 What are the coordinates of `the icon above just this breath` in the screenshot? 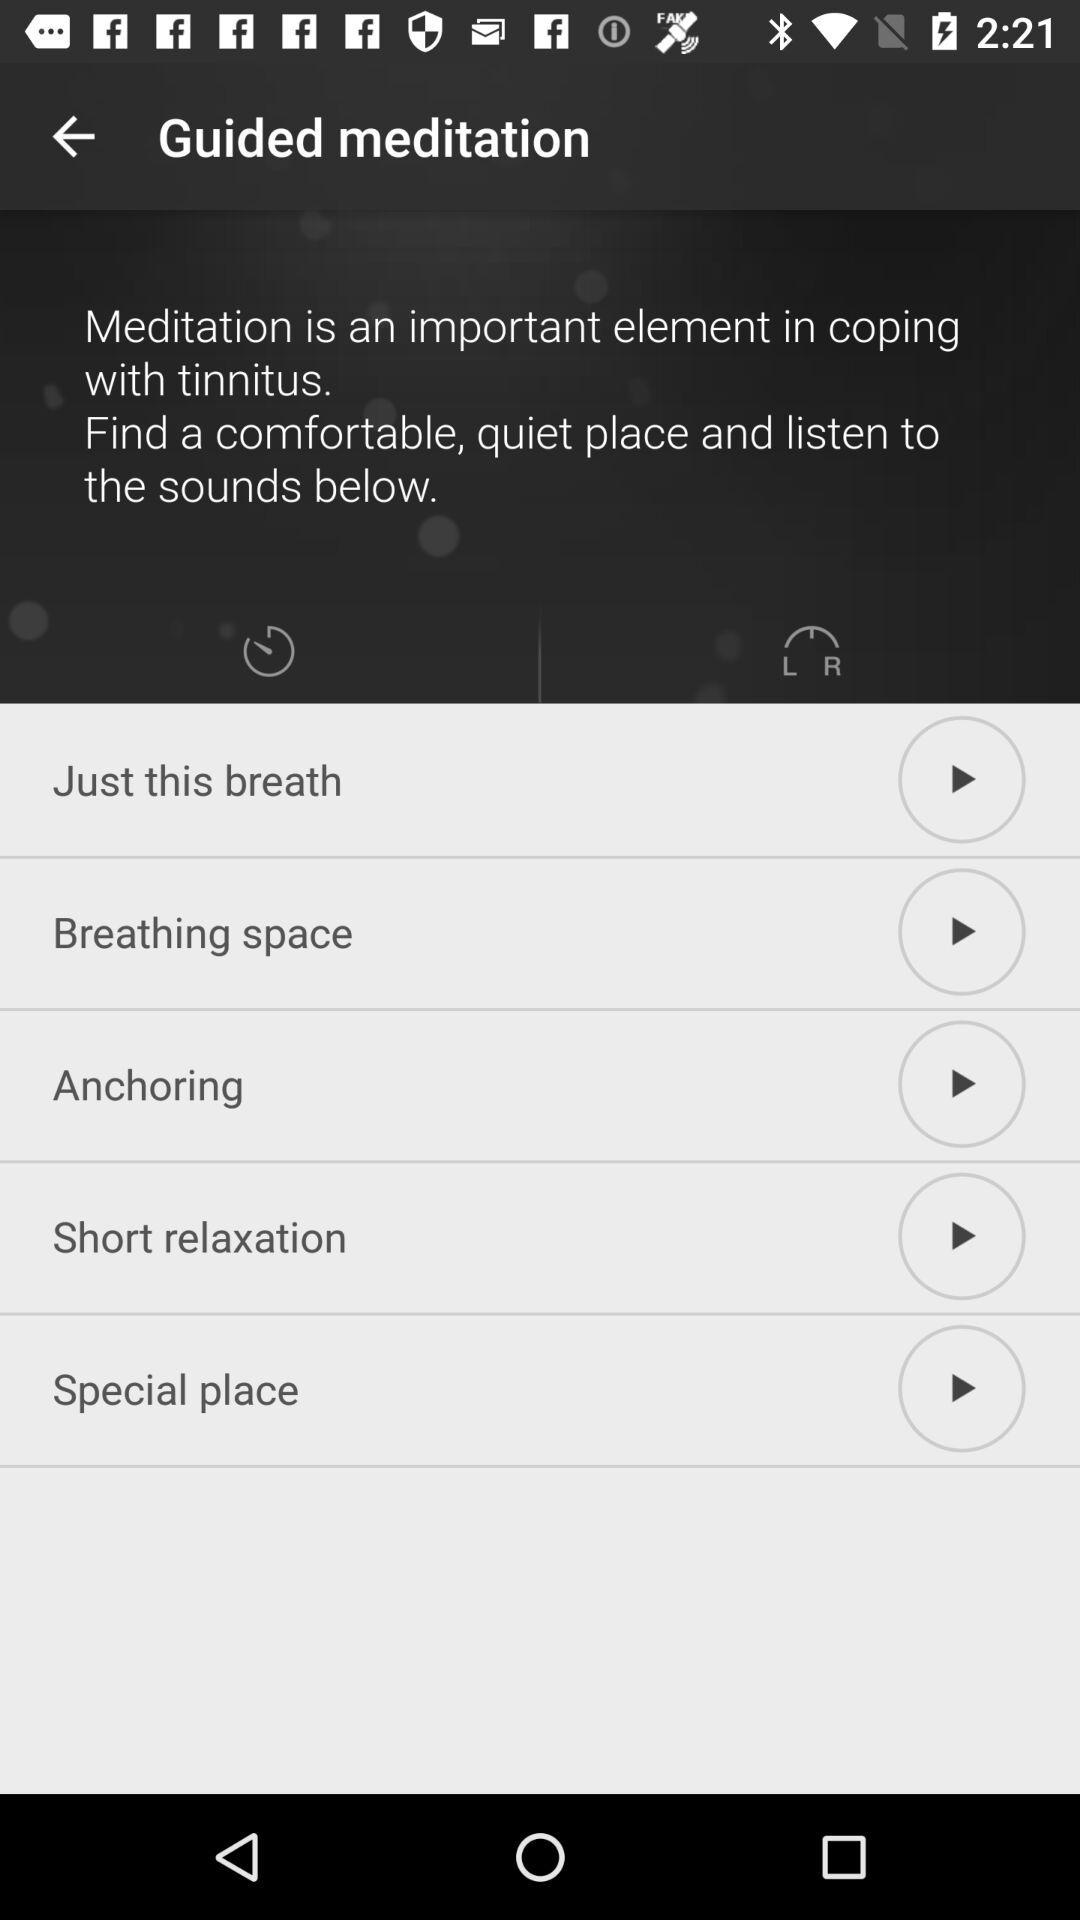 It's located at (267, 651).